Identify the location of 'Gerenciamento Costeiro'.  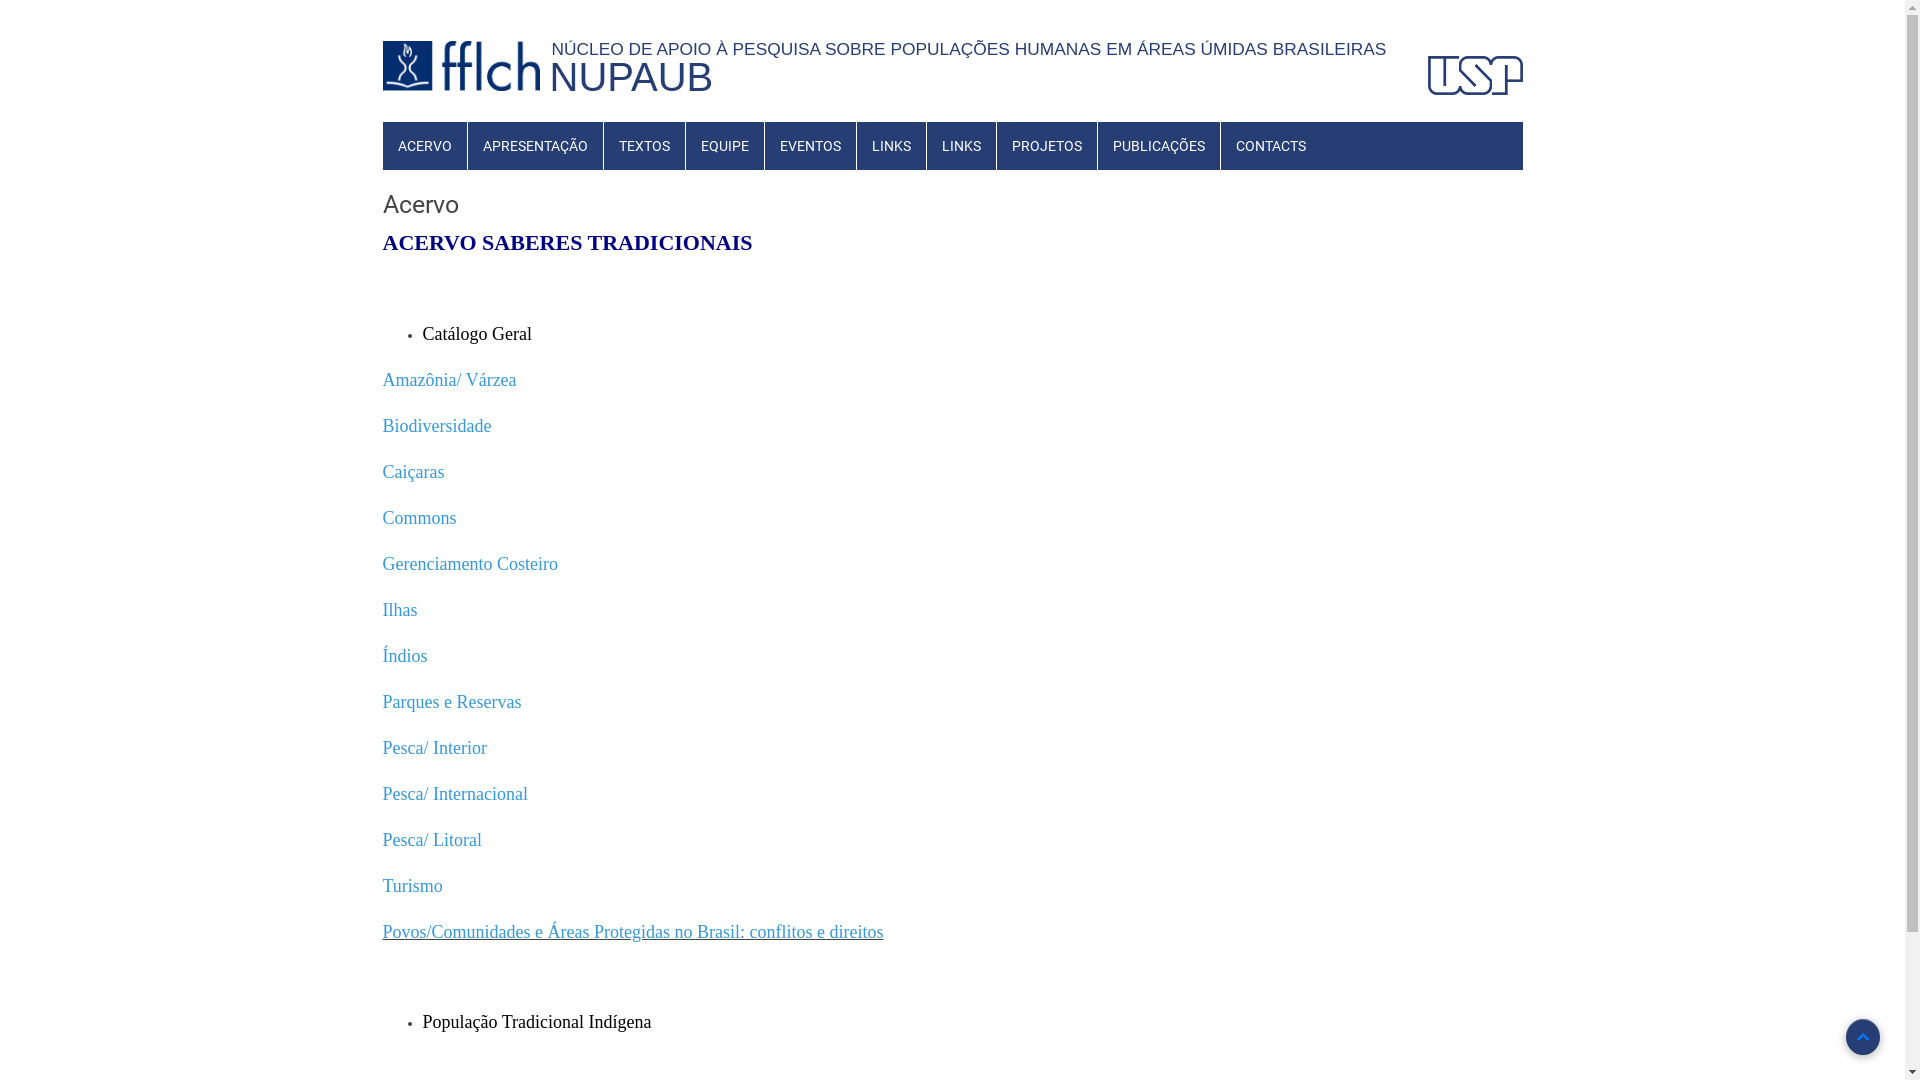
(468, 565).